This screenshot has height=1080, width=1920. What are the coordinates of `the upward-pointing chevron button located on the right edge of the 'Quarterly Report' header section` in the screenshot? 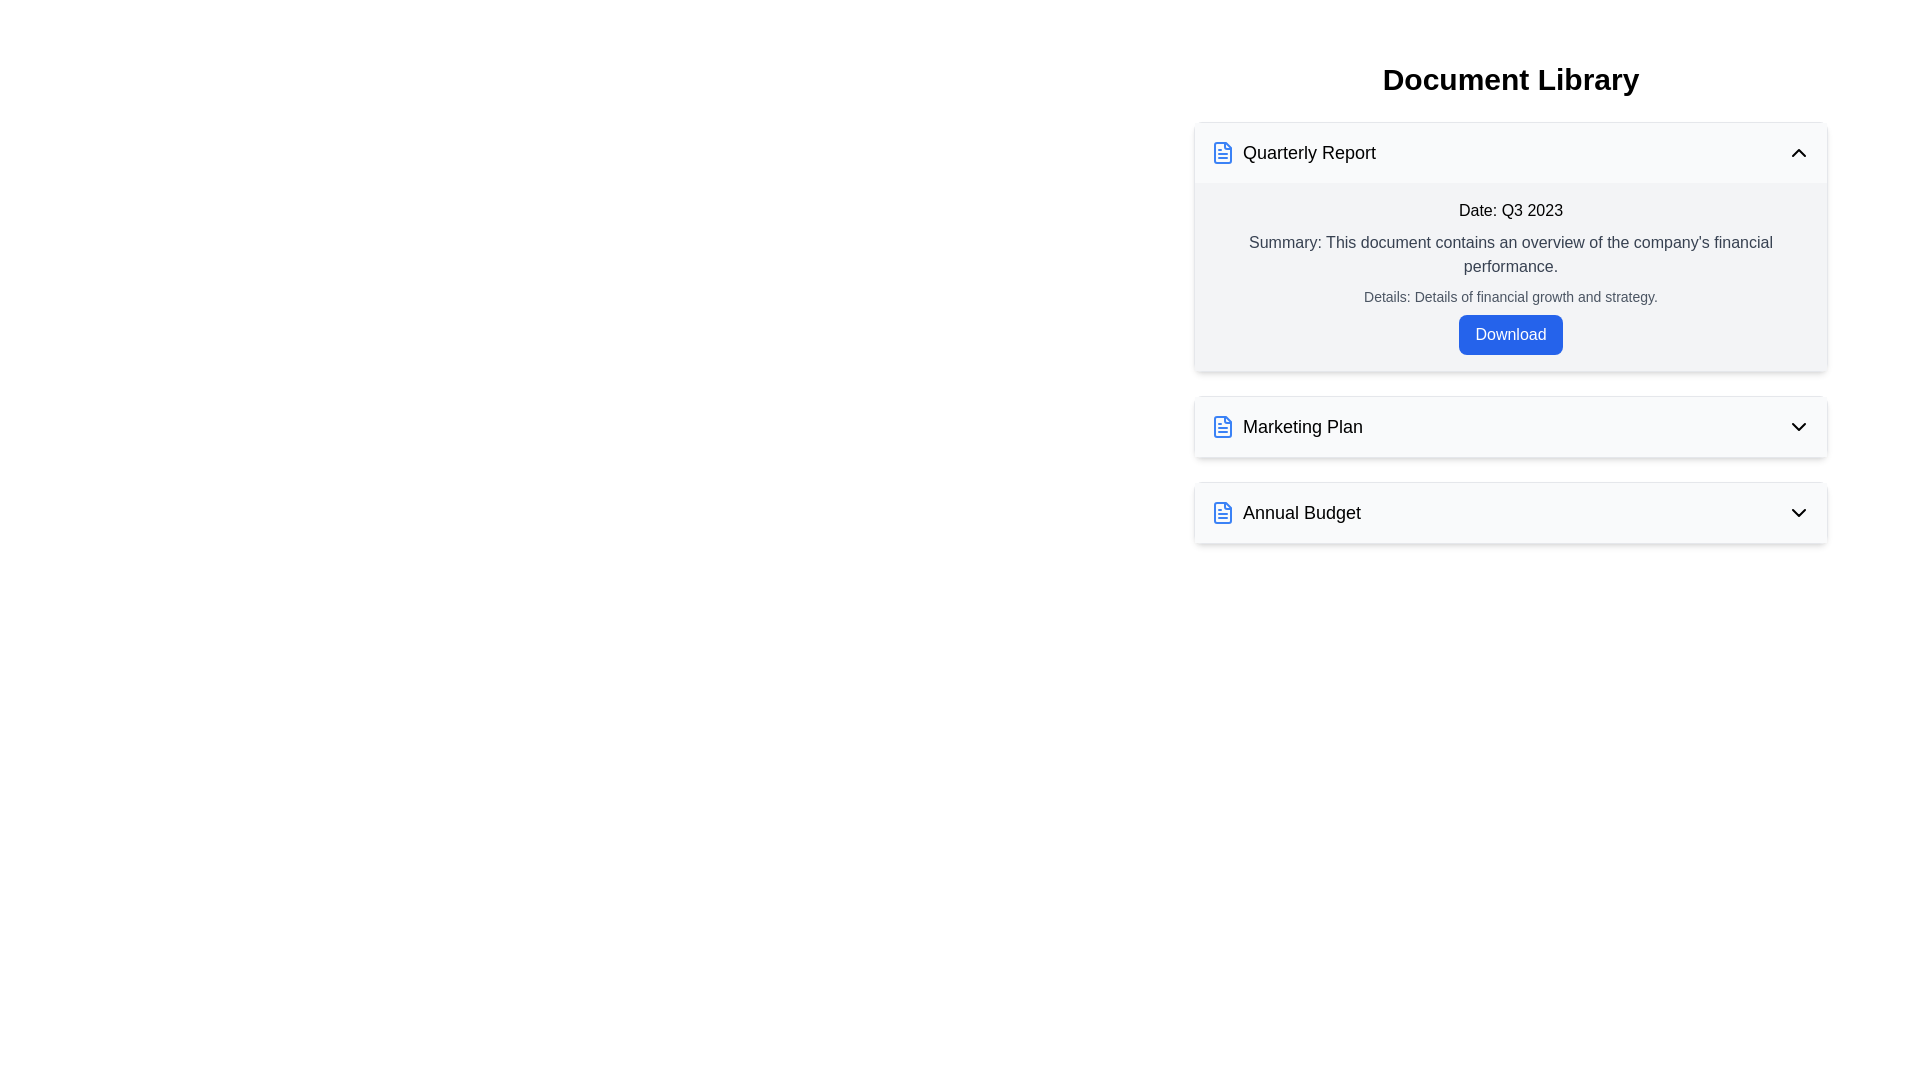 It's located at (1799, 152).